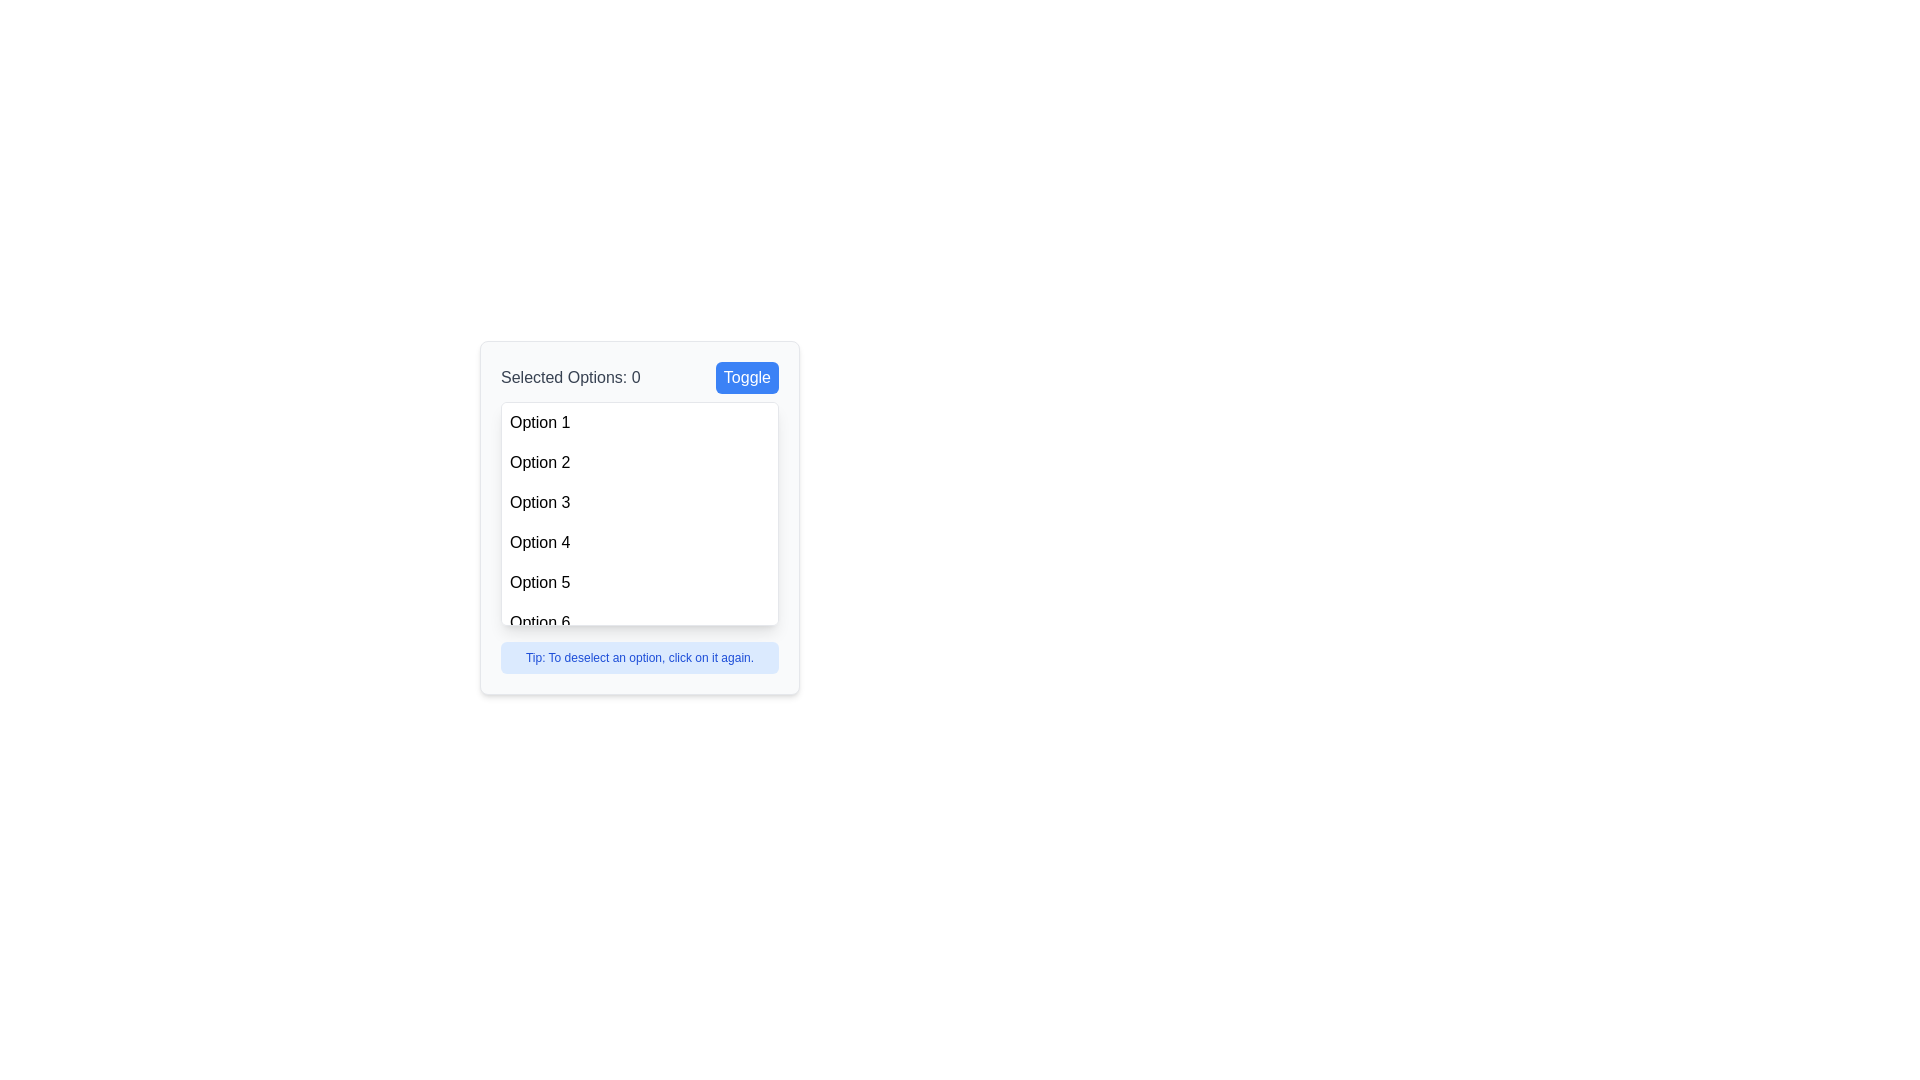 This screenshot has width=1920, height=1080. Describe the element at coordinates (638, 462) in the screenshot. I see `the second item in the dropdown menu` at that location.